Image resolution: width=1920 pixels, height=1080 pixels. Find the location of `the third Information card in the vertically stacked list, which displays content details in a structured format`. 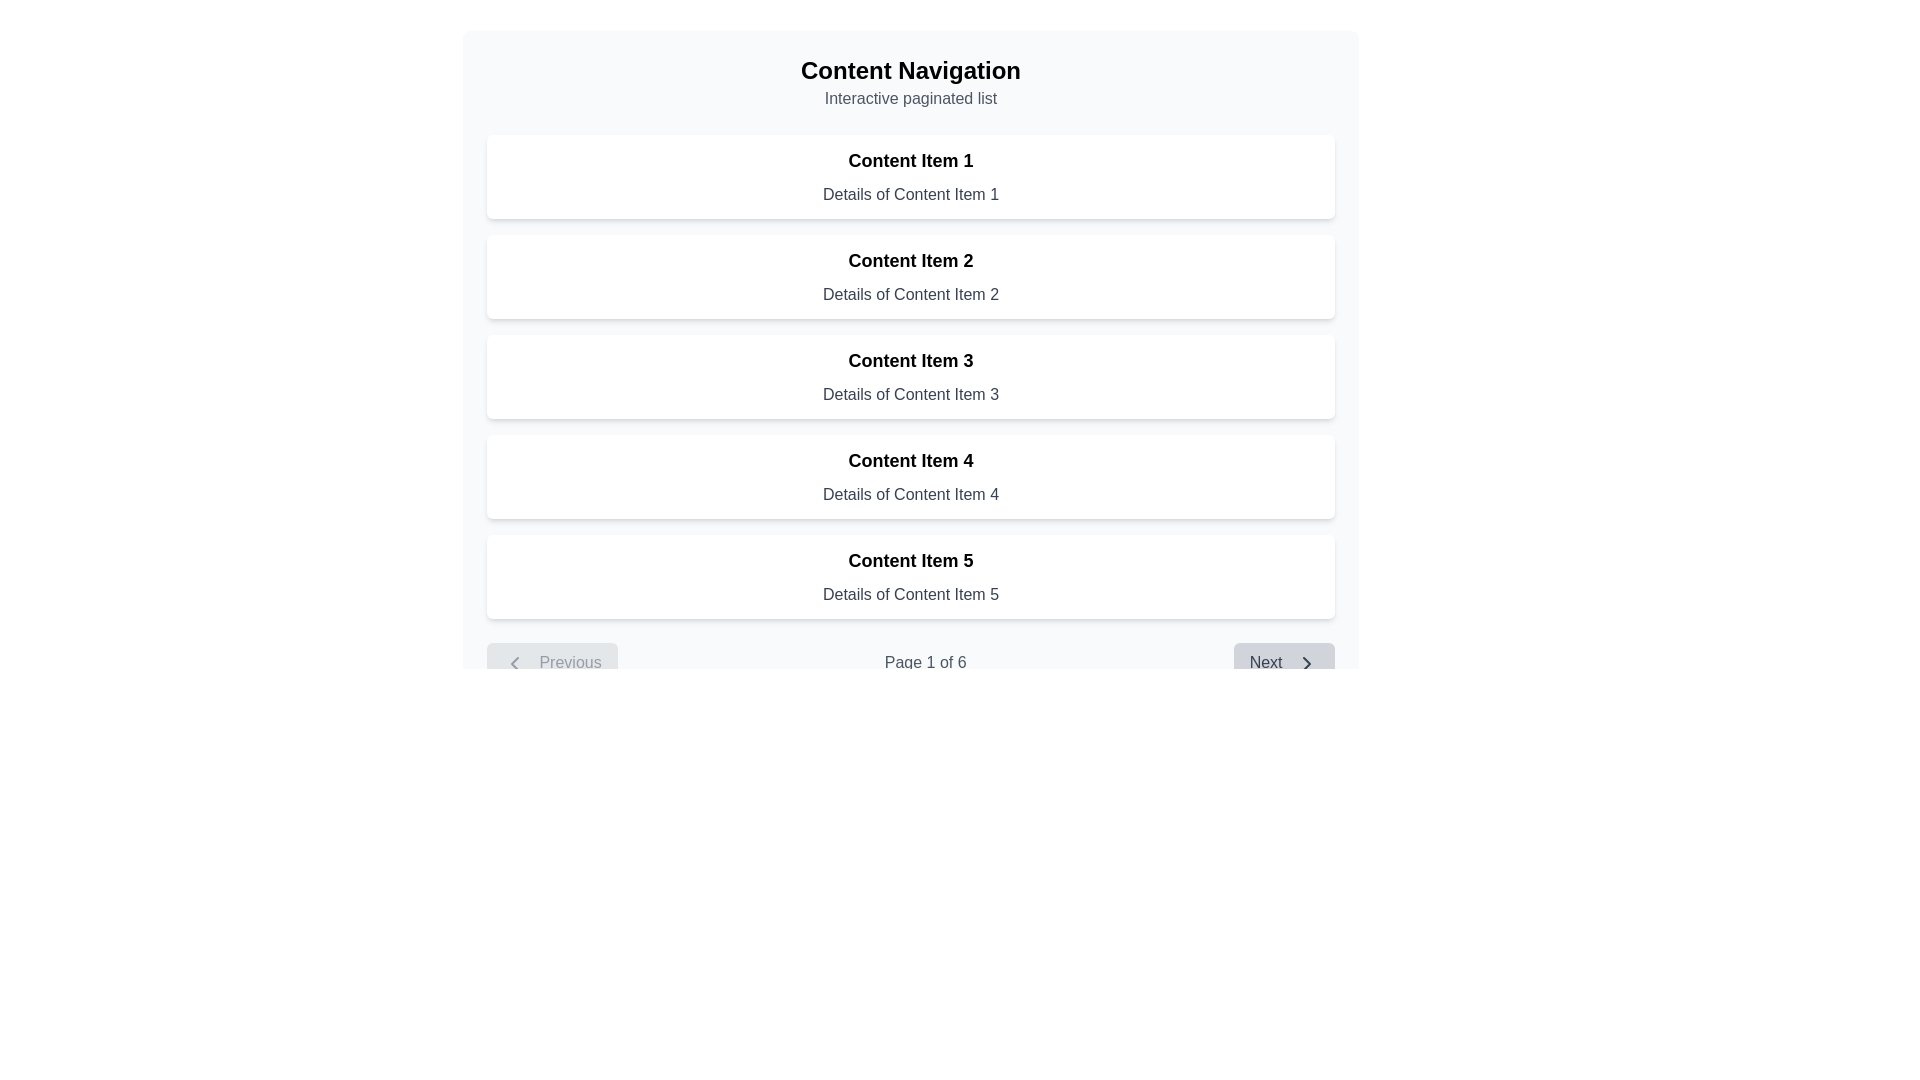

the third Information card in the vertically stacked list, which displays content details in a structured format is located at coordinates (910, 377).